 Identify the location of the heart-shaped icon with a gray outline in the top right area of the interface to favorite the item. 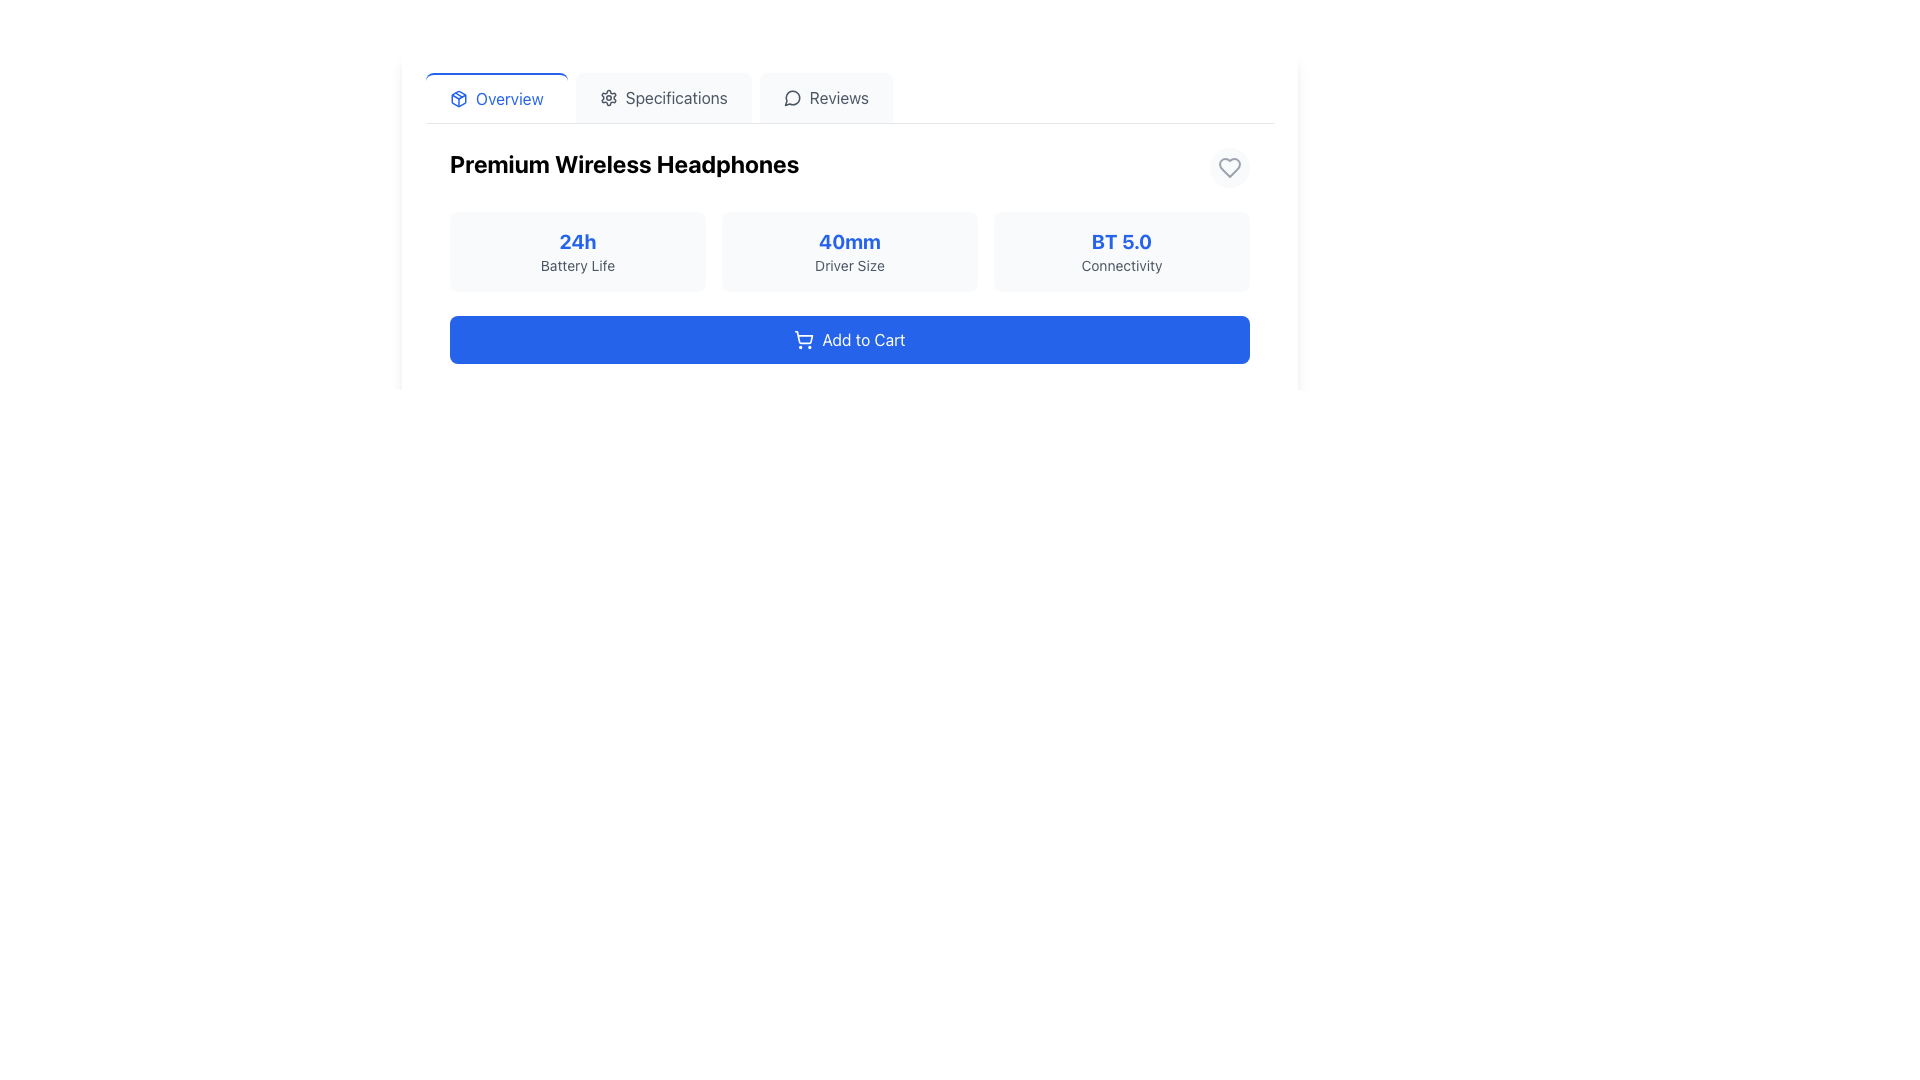
(1228, 167).